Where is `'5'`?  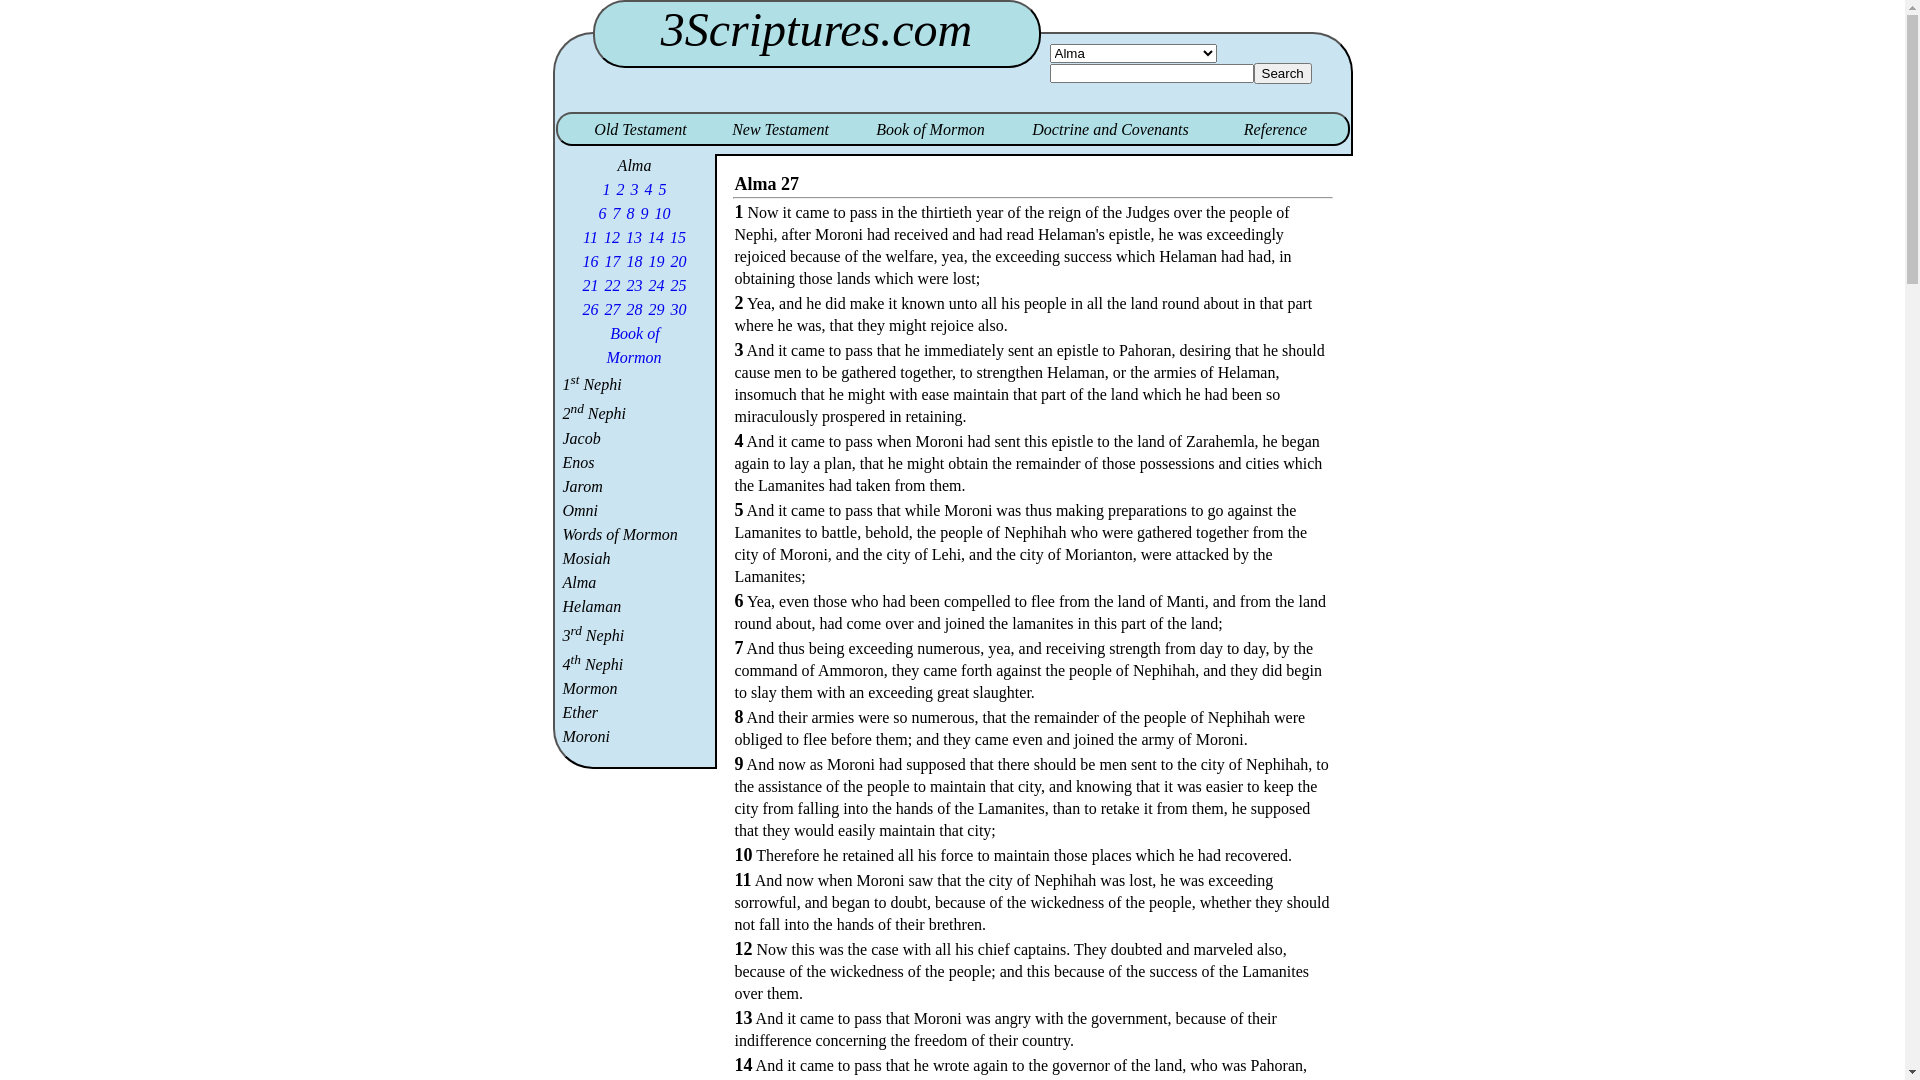
'5' is located at coordinates (662, 189).